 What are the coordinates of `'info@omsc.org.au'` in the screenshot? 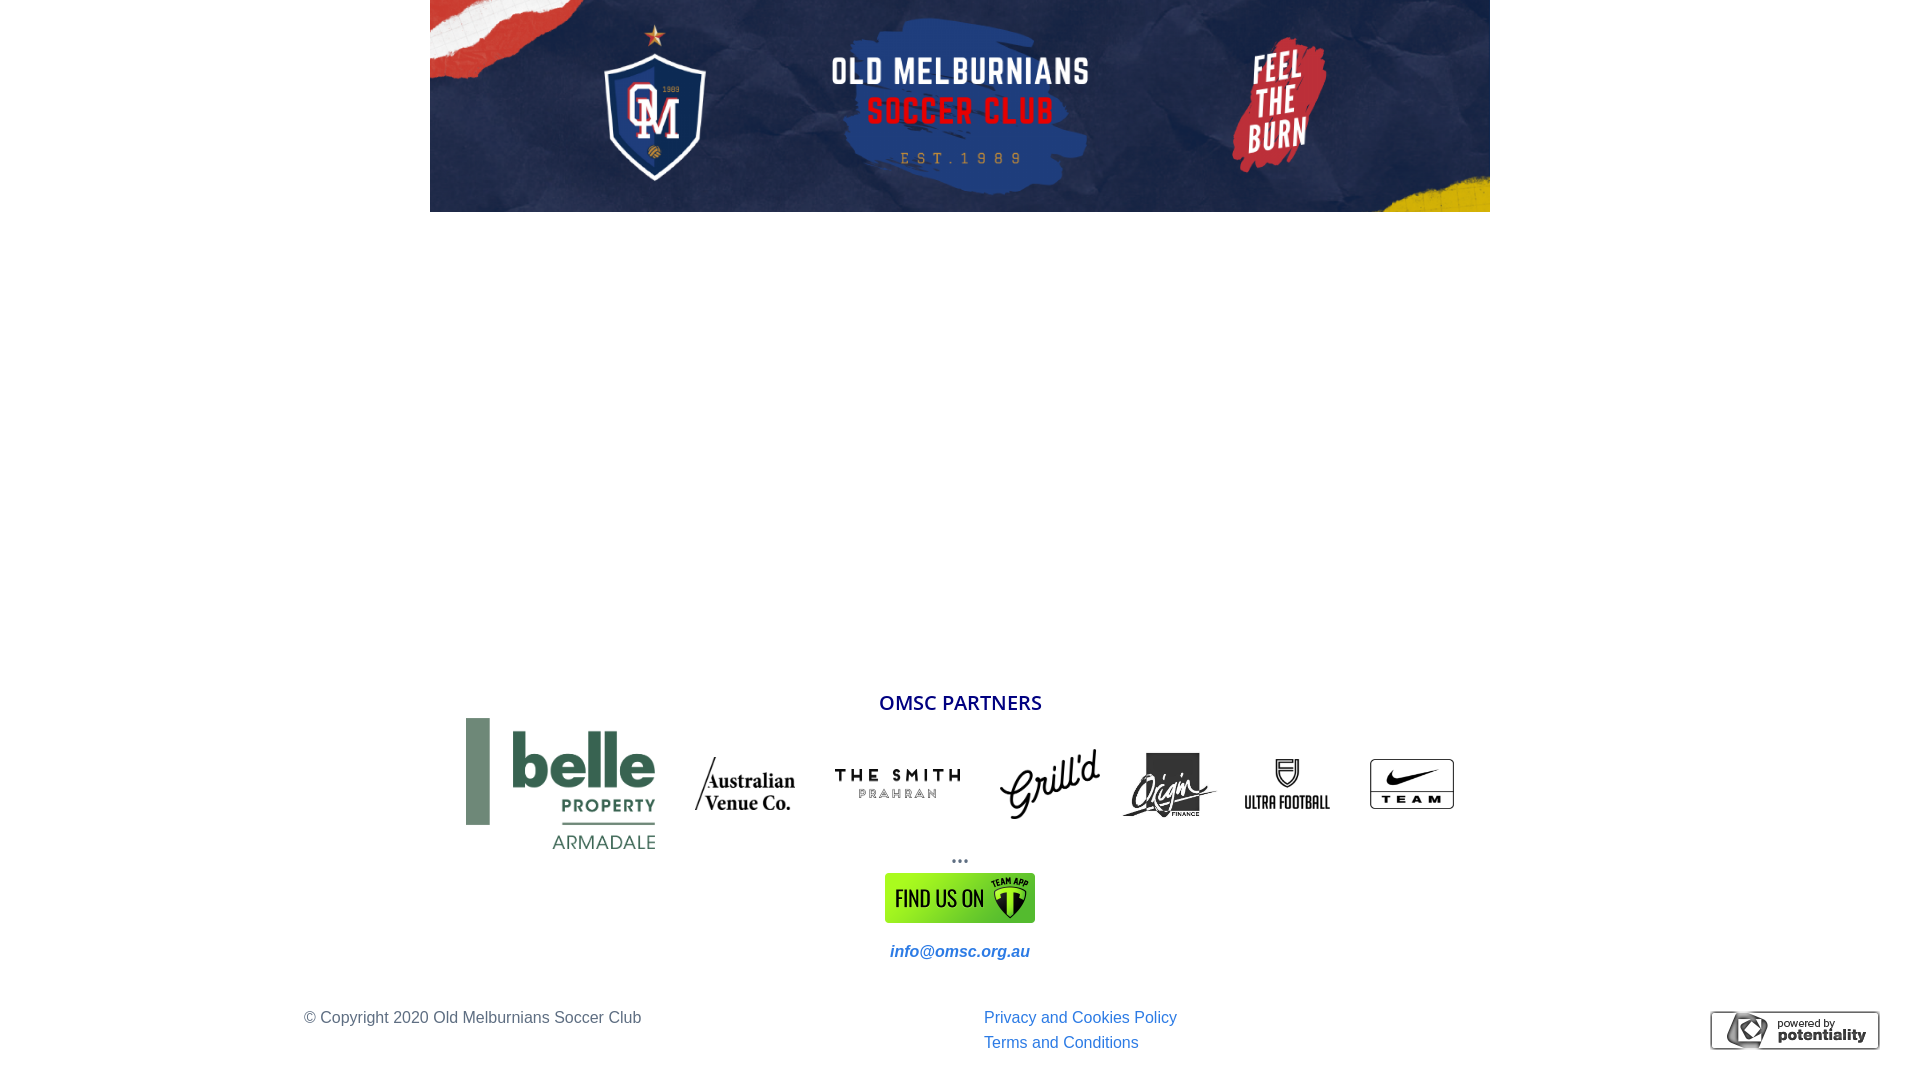 It's located at (888, 950).